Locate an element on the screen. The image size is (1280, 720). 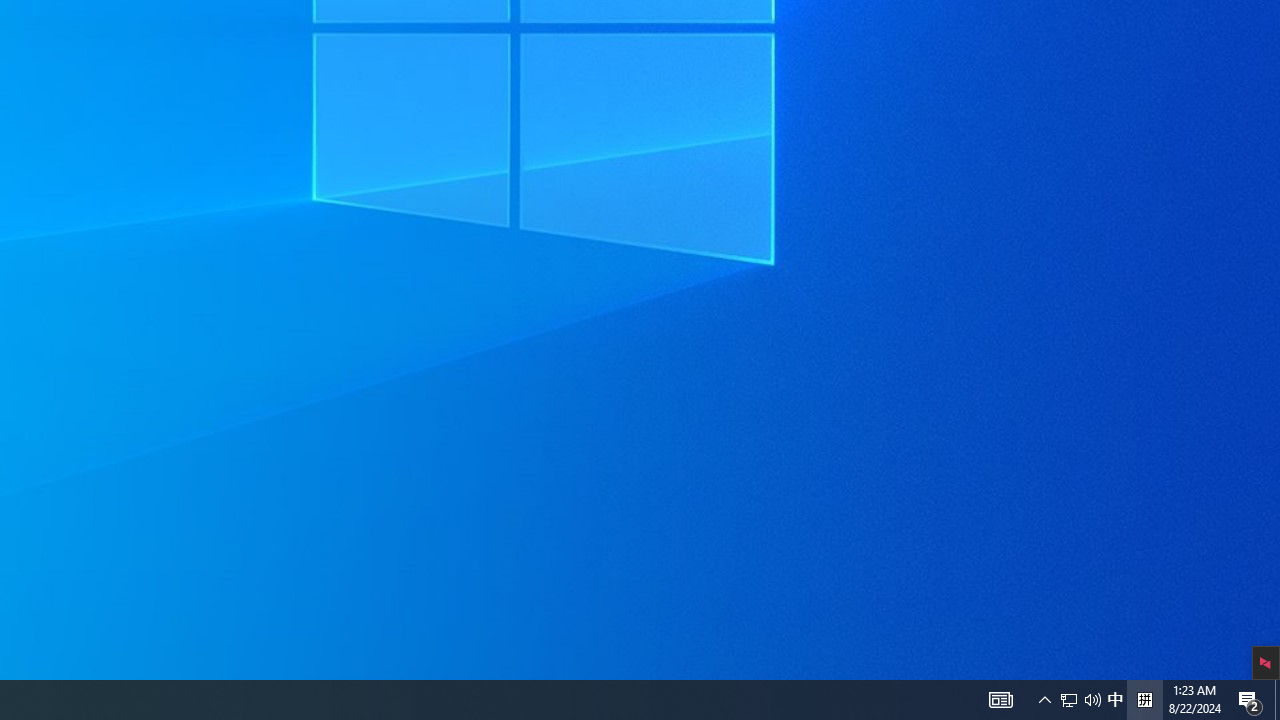
'User Promoted Notification Area' is located at coordinates (1000, 698).